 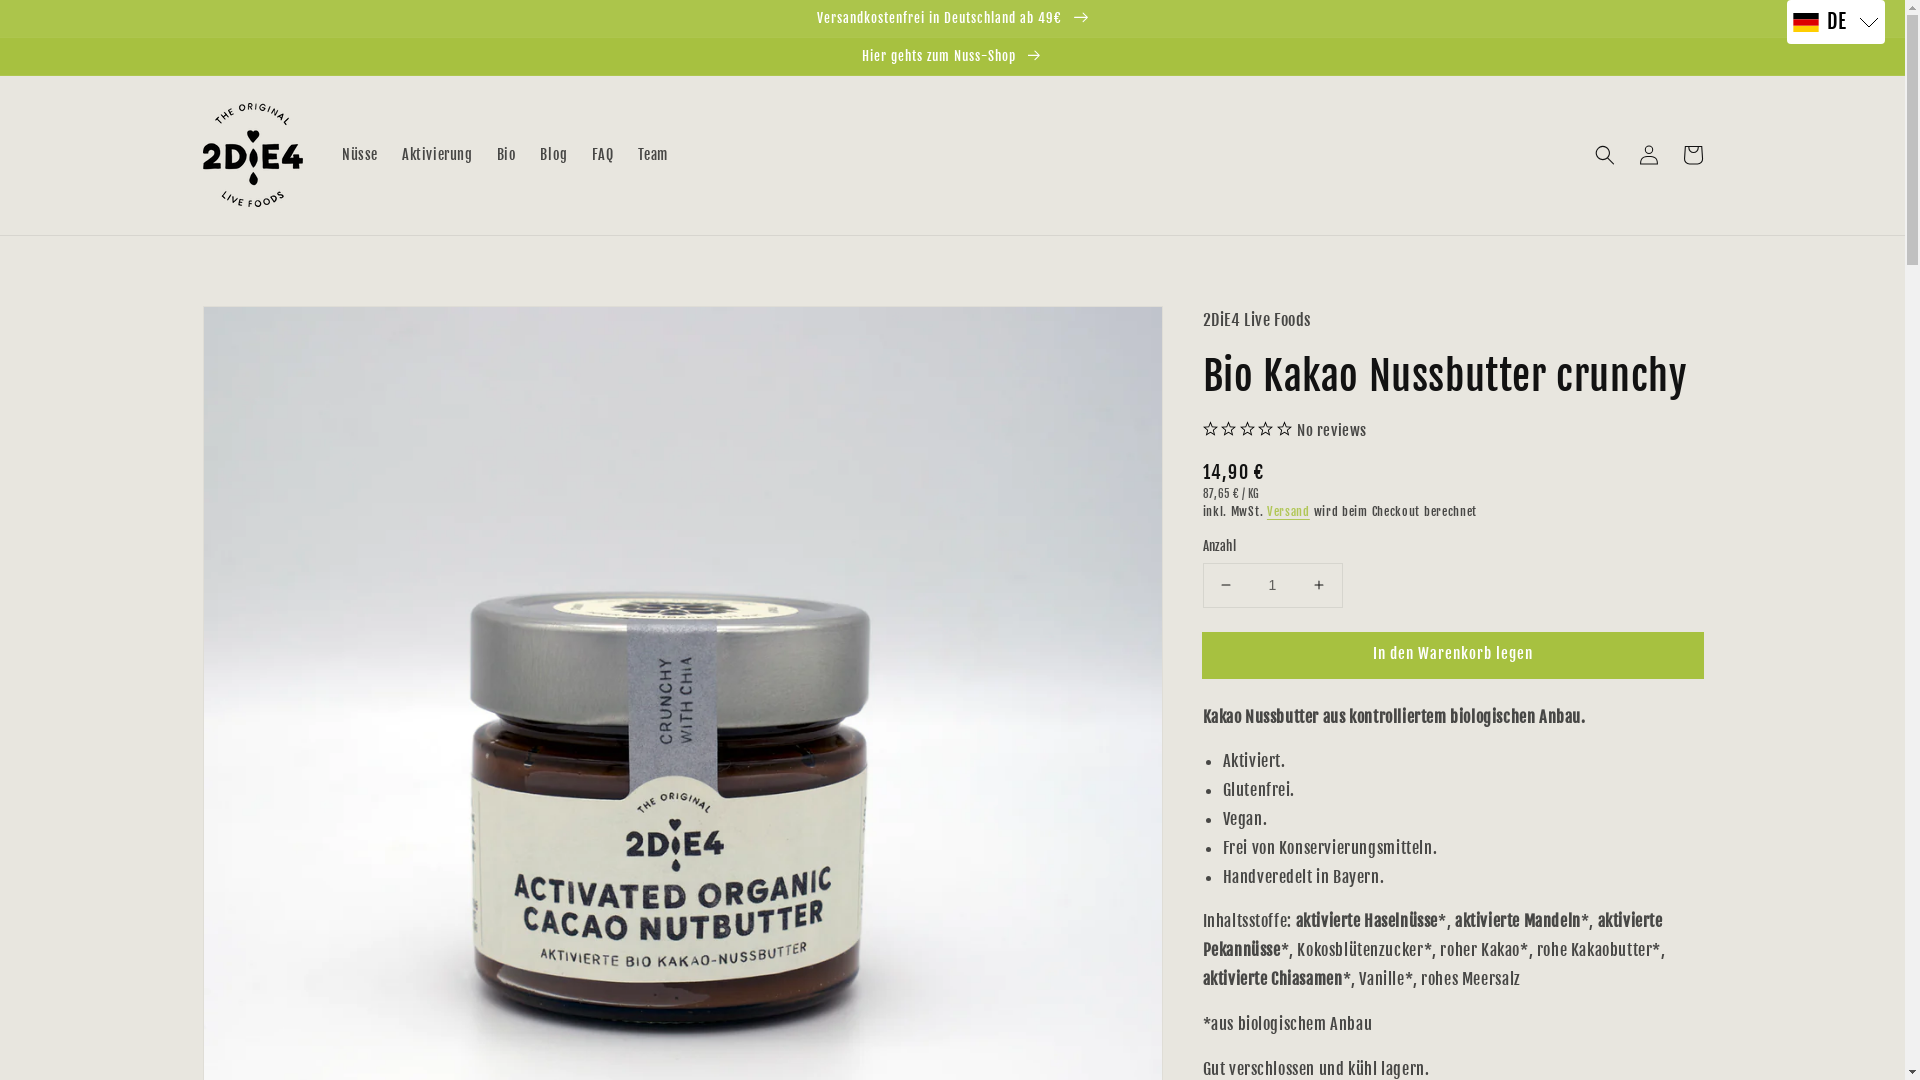 What do you see at coordinates (1452, 655) in the screenshot?
I see `'In den Warenkorb legen'` at bounding box center [1452, 655].